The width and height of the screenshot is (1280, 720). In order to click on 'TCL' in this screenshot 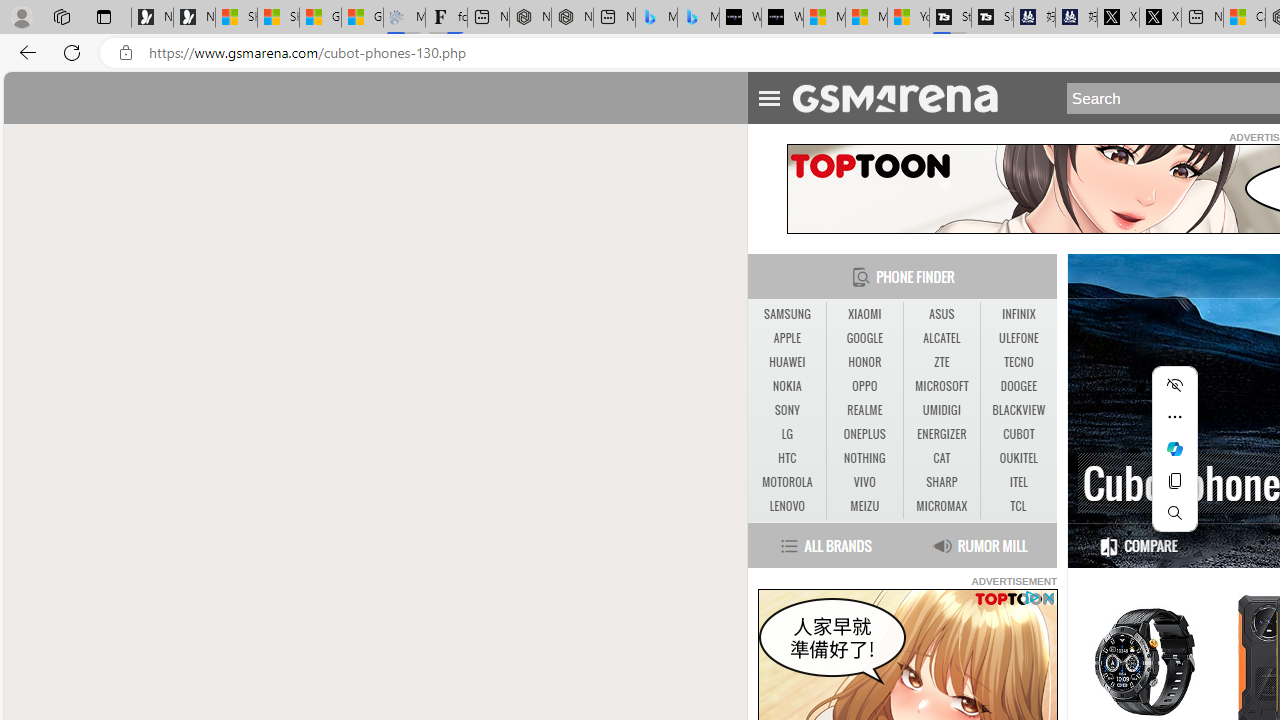, I will do `click(1018, 505)`.